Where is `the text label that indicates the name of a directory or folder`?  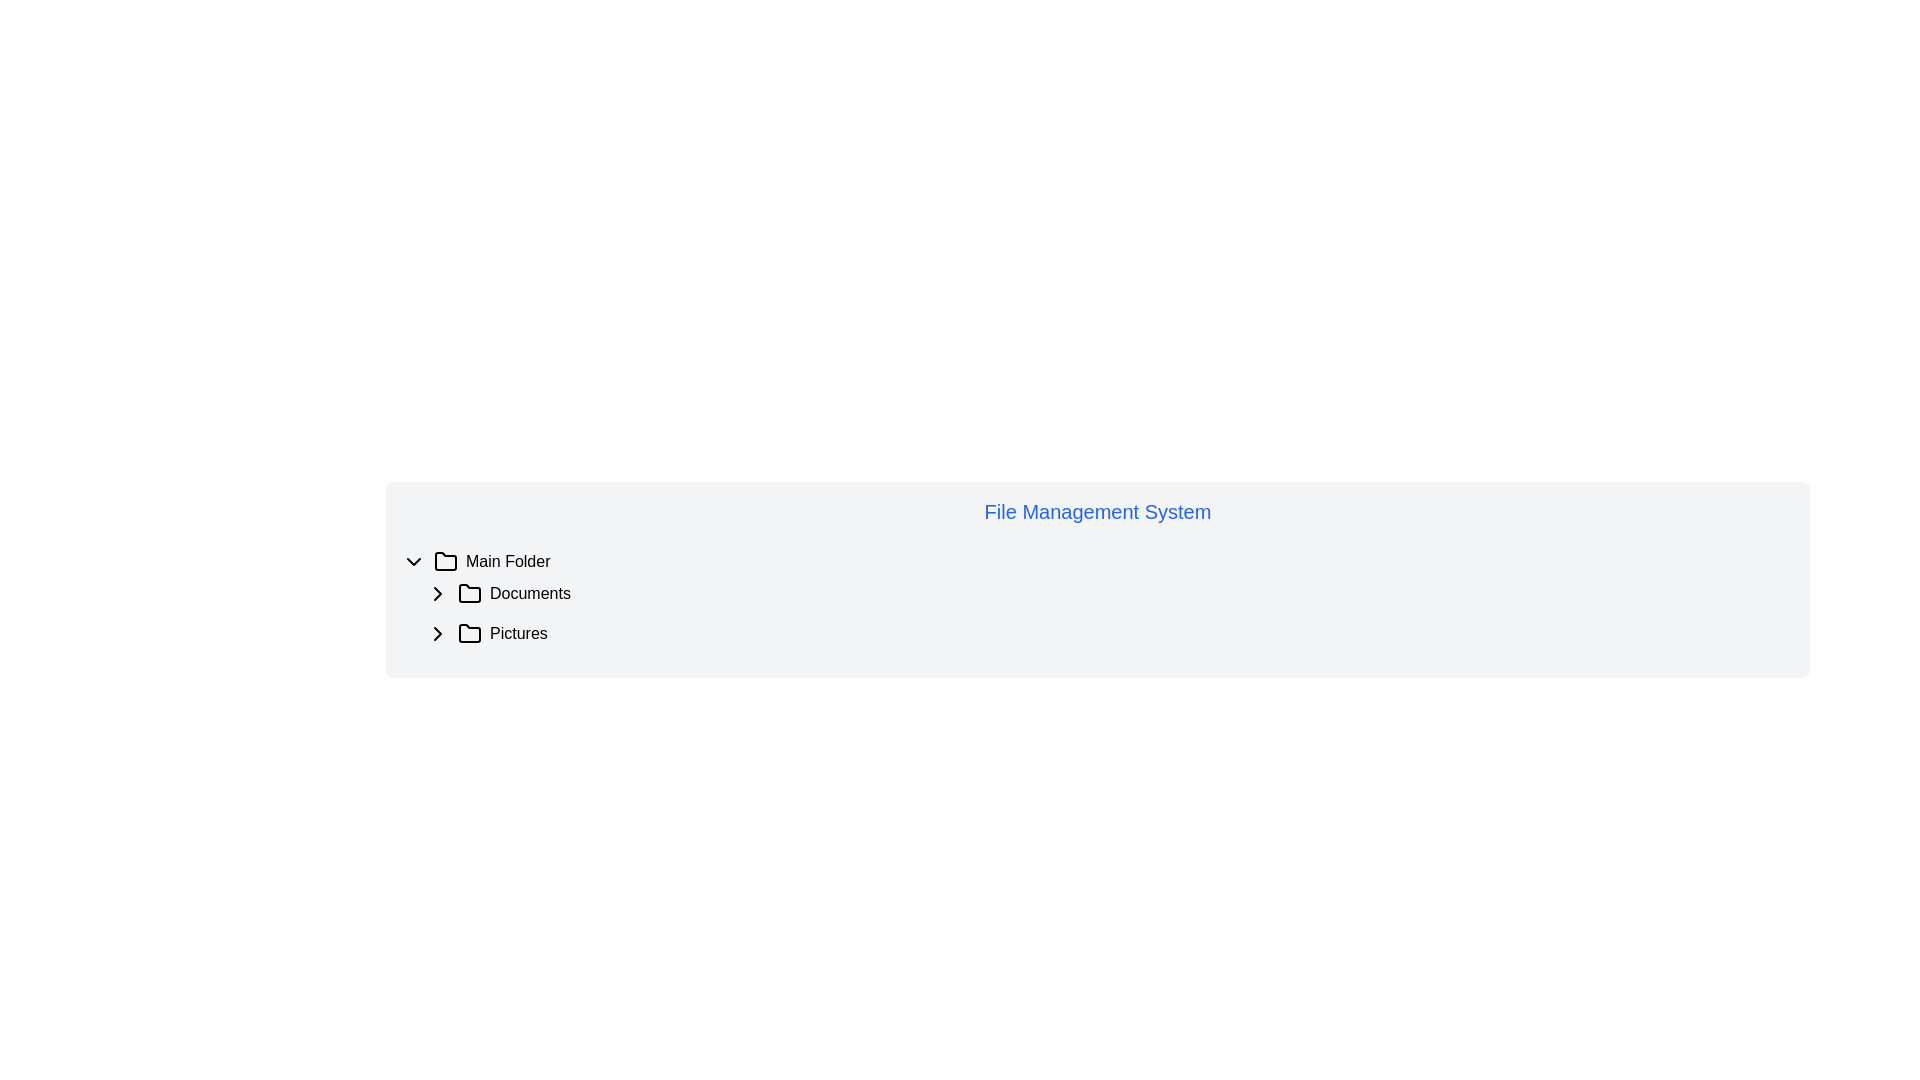 the text label that indicates the name of a directory or folder is located at coordinates (508, 562).